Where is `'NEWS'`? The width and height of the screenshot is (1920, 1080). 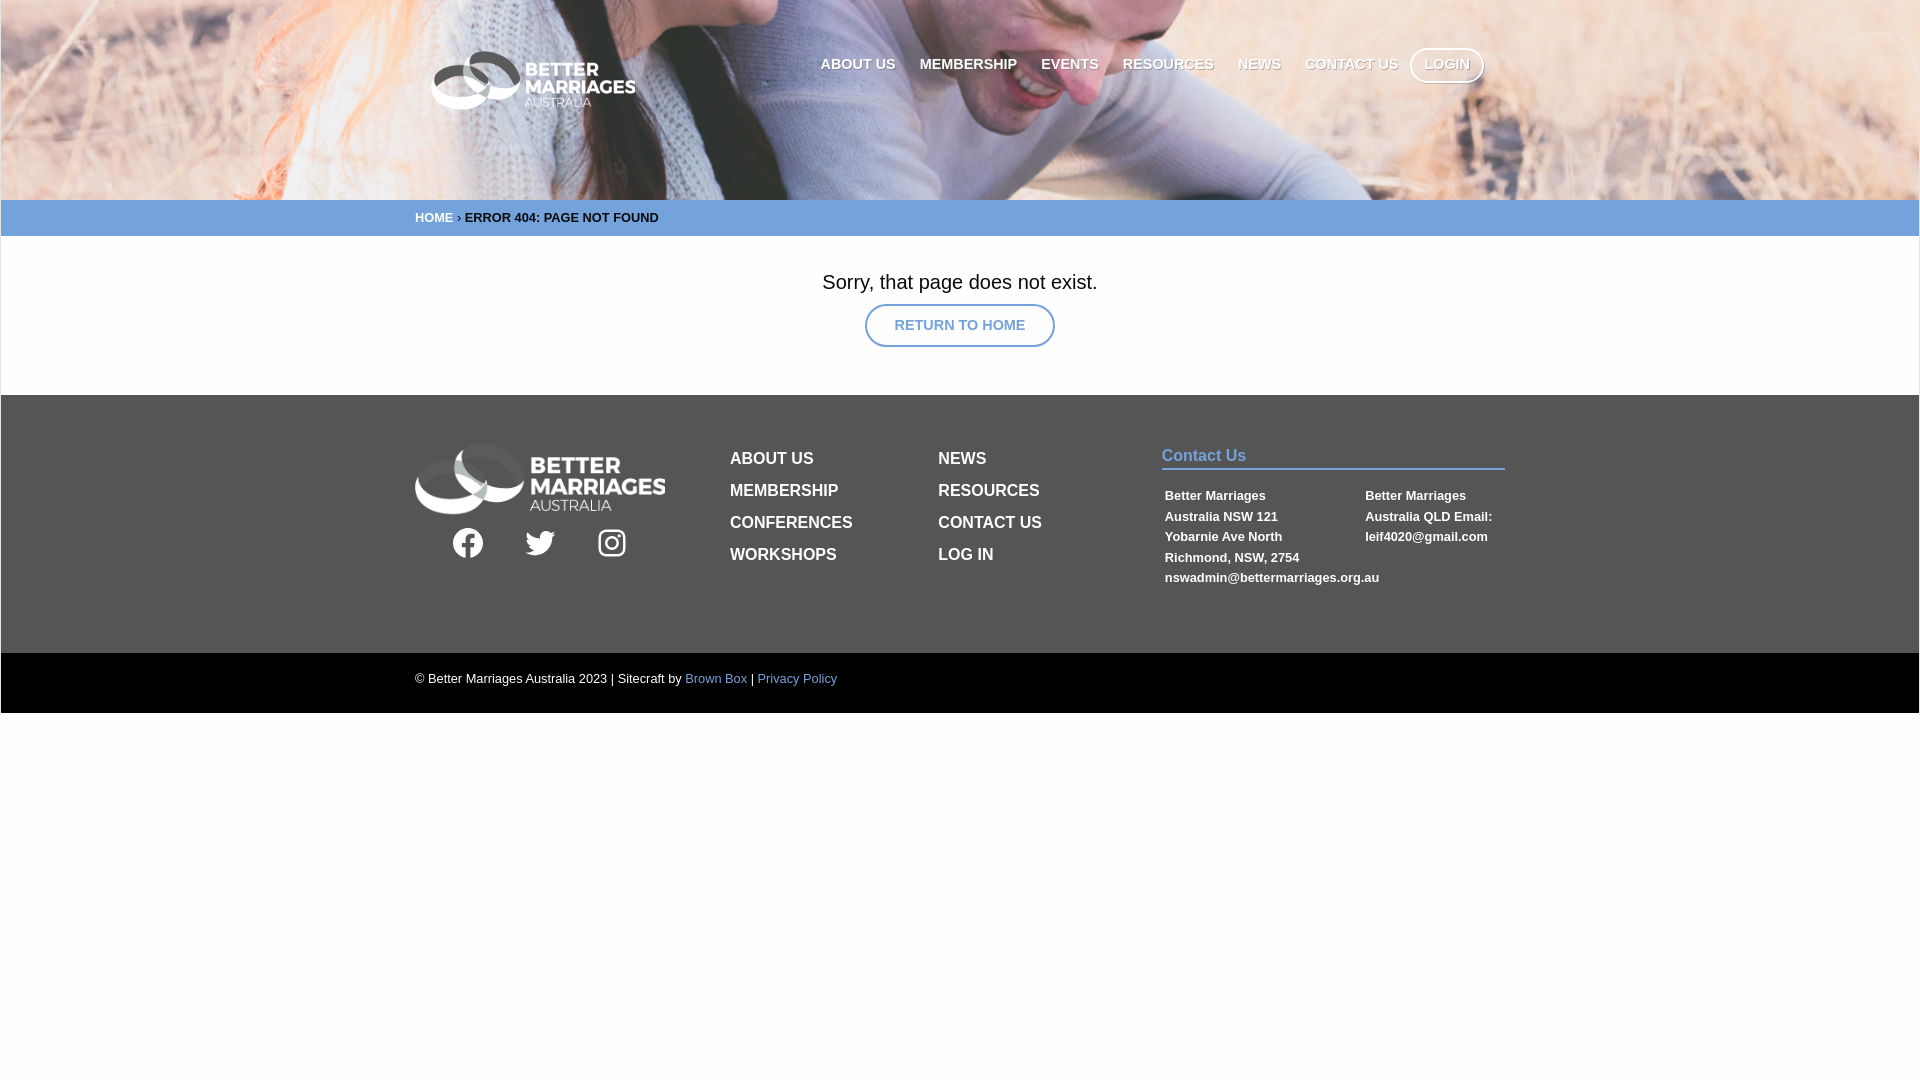 'NEWS' is located at coordinates (1224, 64).